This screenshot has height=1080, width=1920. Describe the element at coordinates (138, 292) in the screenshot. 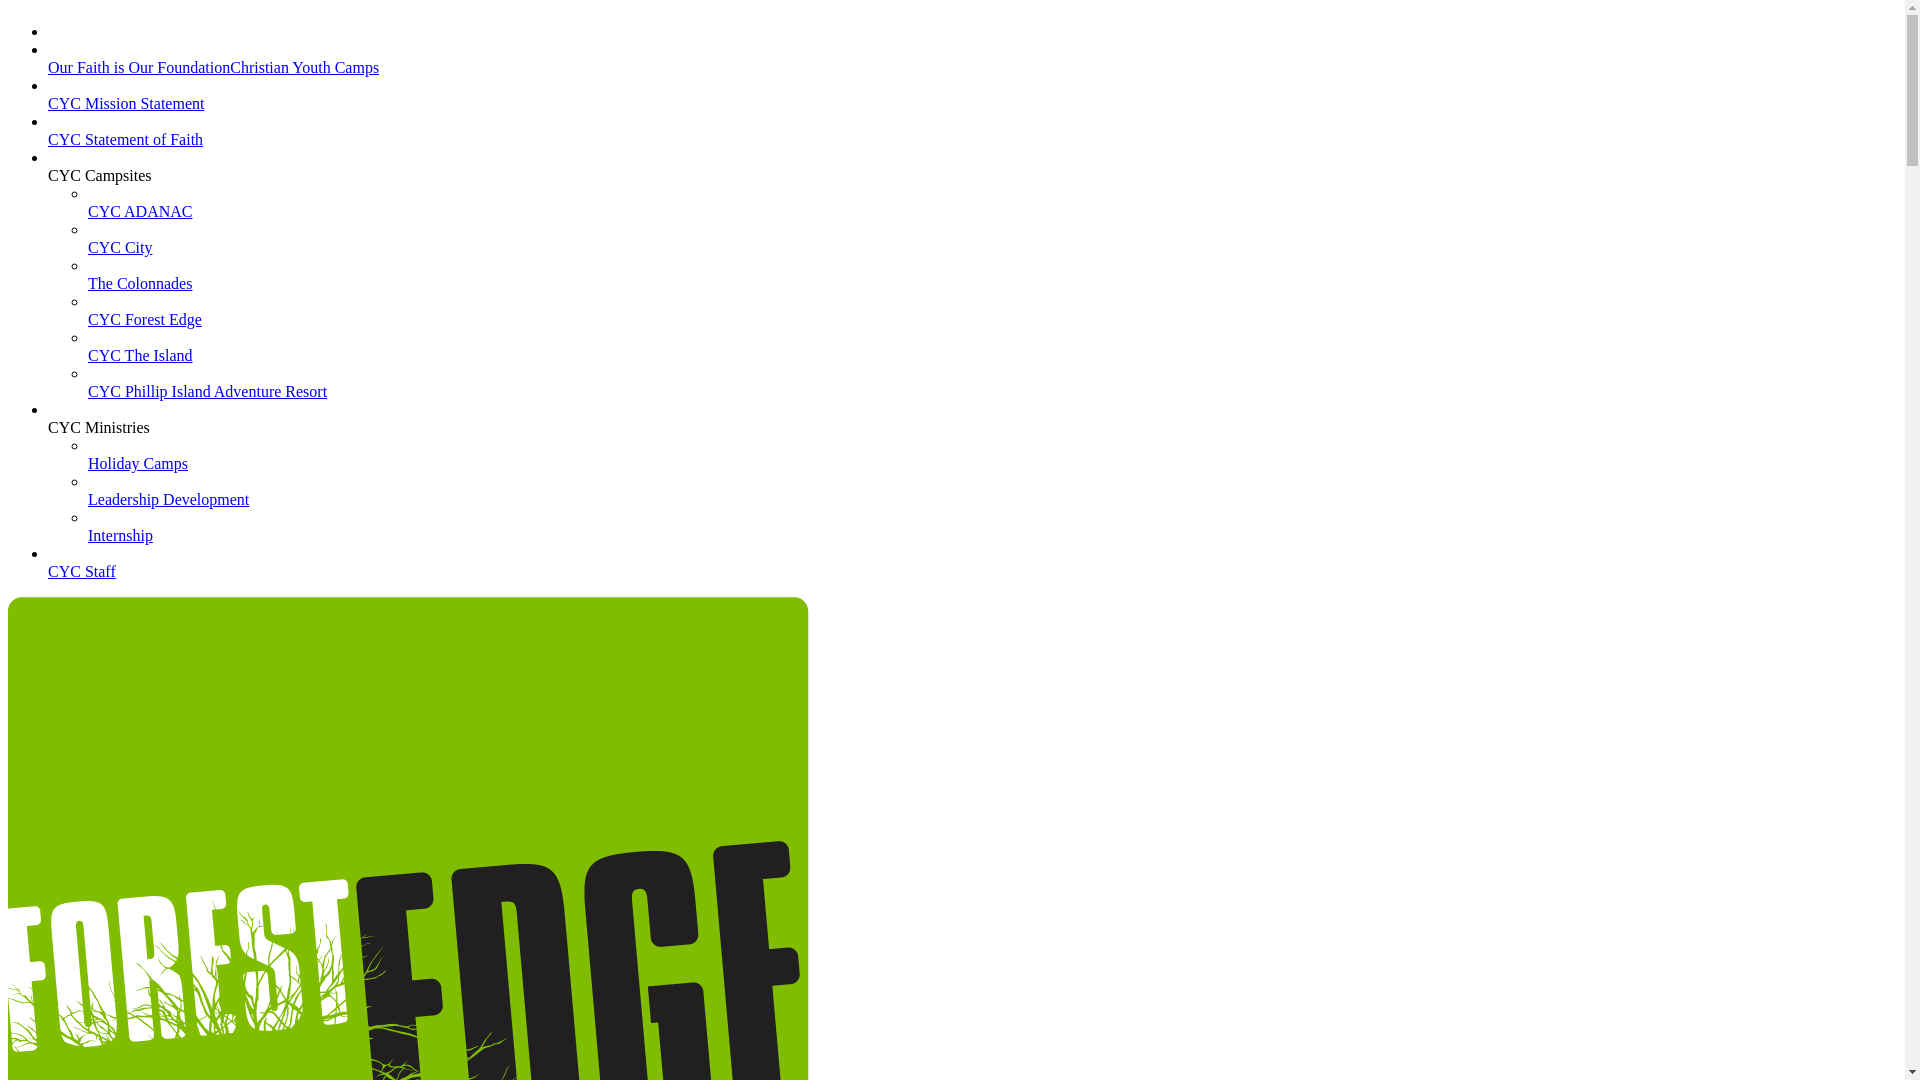

I see `'The Colonnades'` at that location.